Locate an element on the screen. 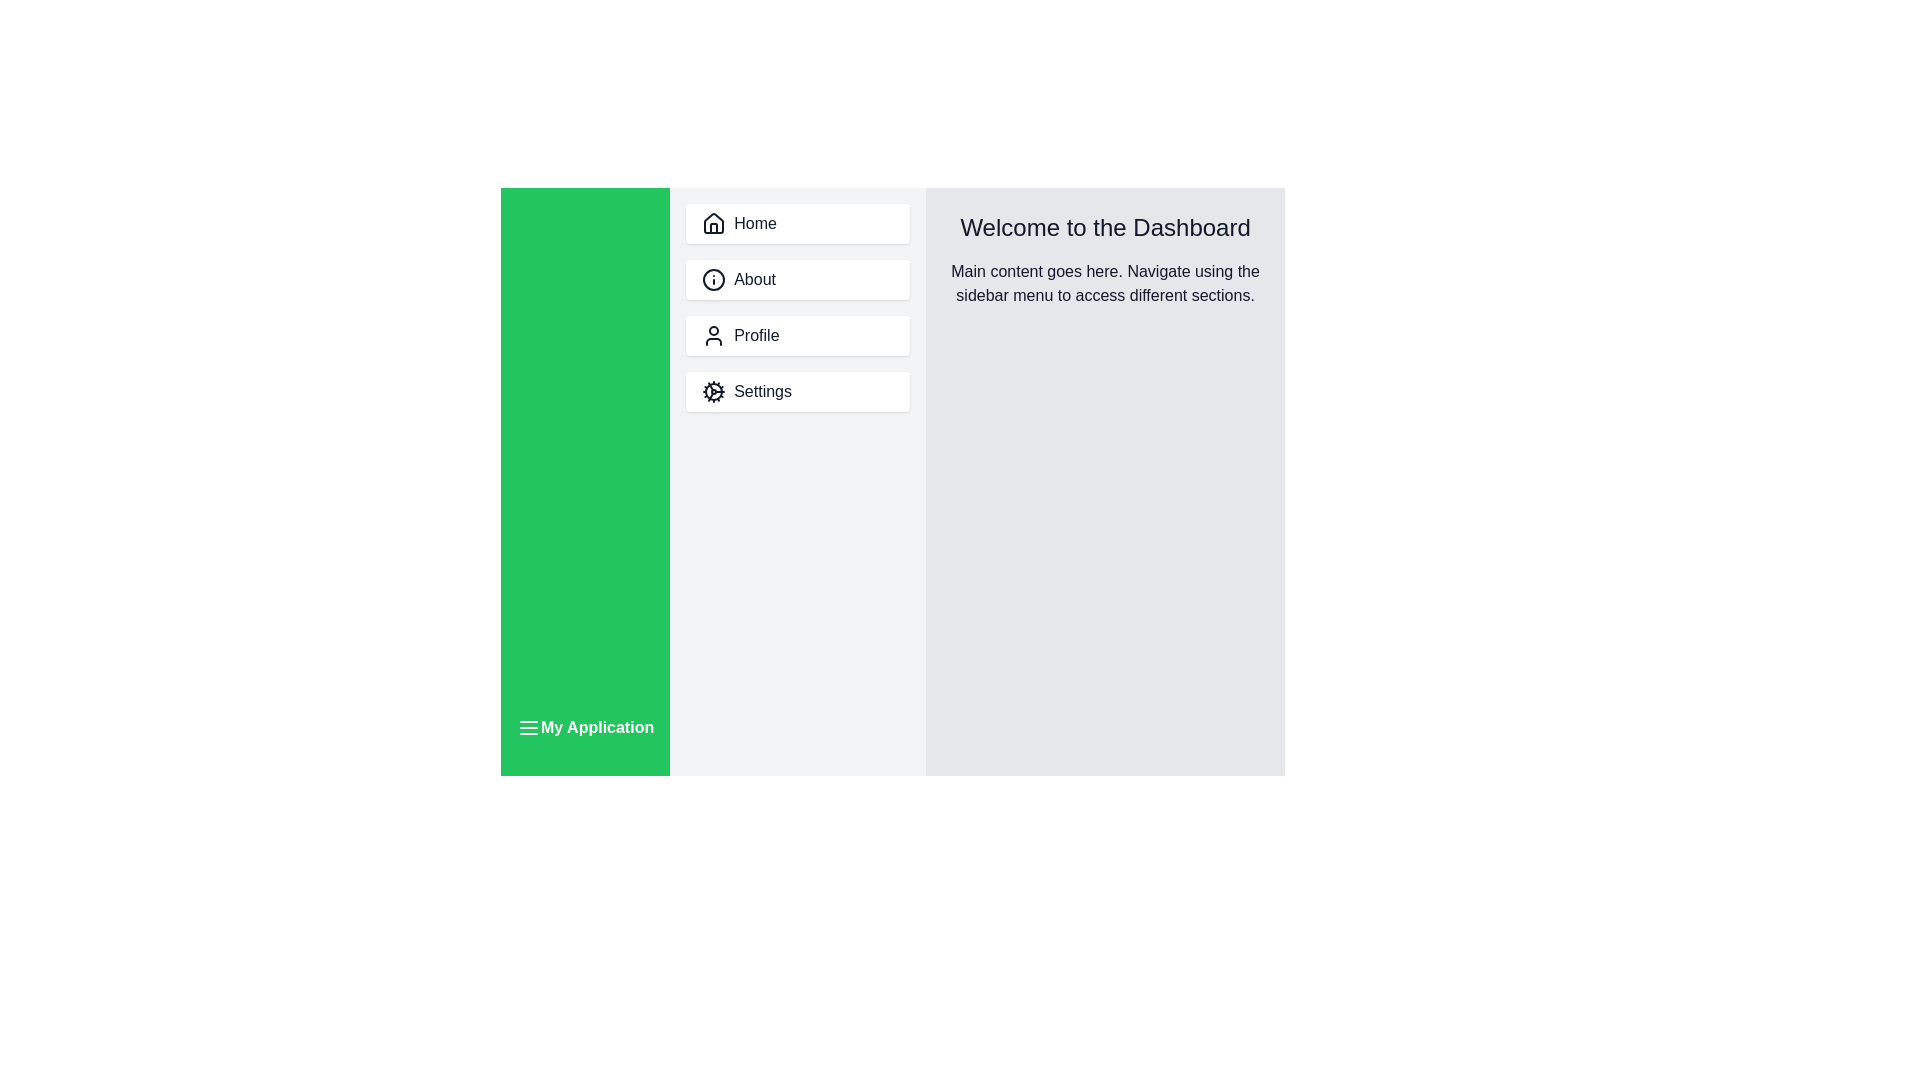 Image resolution: width=1920 pixels, height=1080 pixels. toggle button to change the sidebar's visibility is located at coordinates (528, 728).